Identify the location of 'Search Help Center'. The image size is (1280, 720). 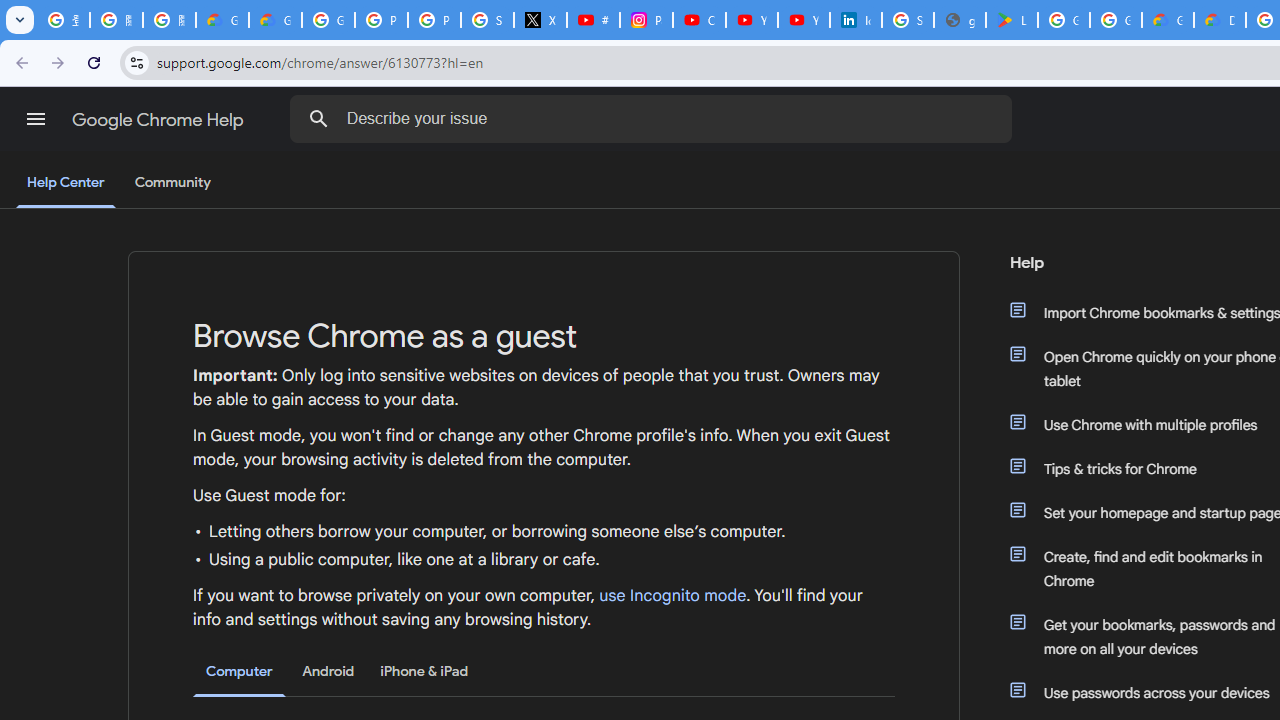
(317, 118).